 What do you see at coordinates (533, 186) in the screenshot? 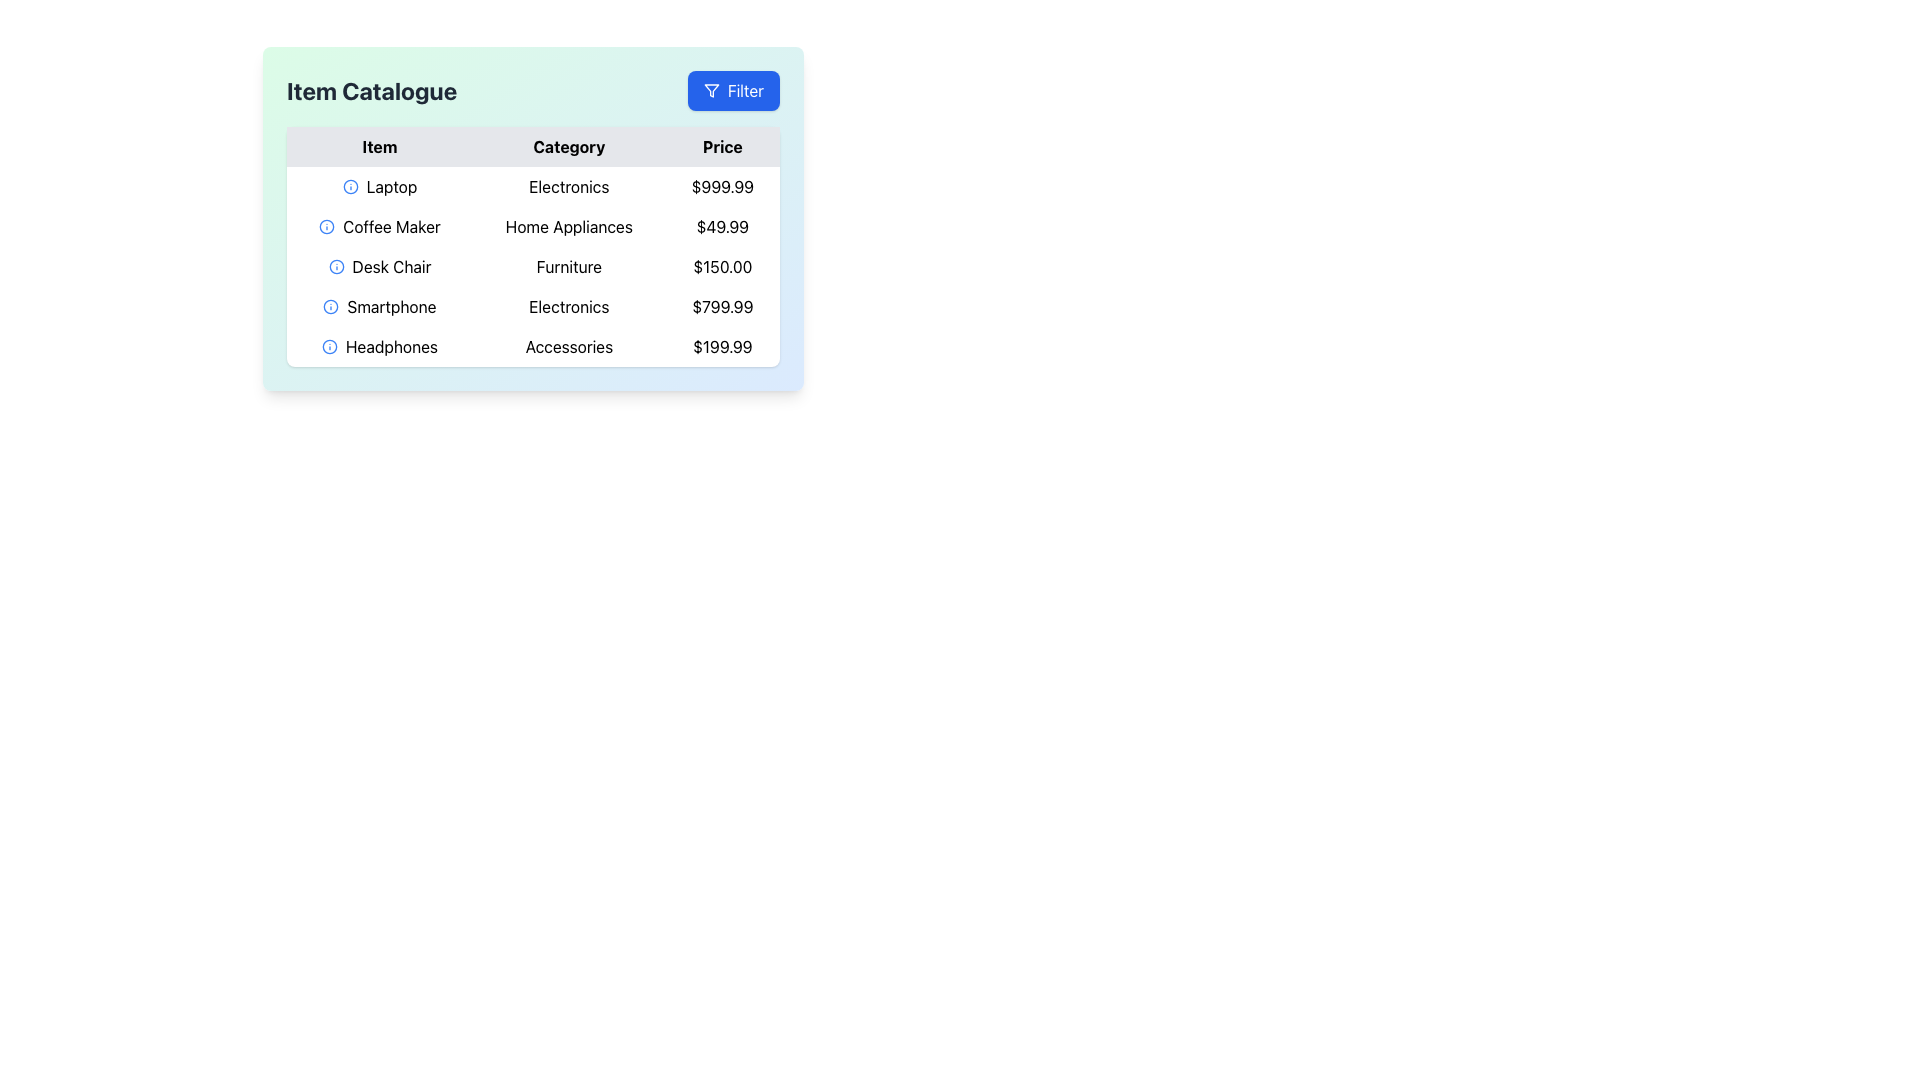
I see `the first row of the Item Catalogue table that contains 'Laptop', 'Electronics', and '$999.99' for details` at bounding box center [533, 186].